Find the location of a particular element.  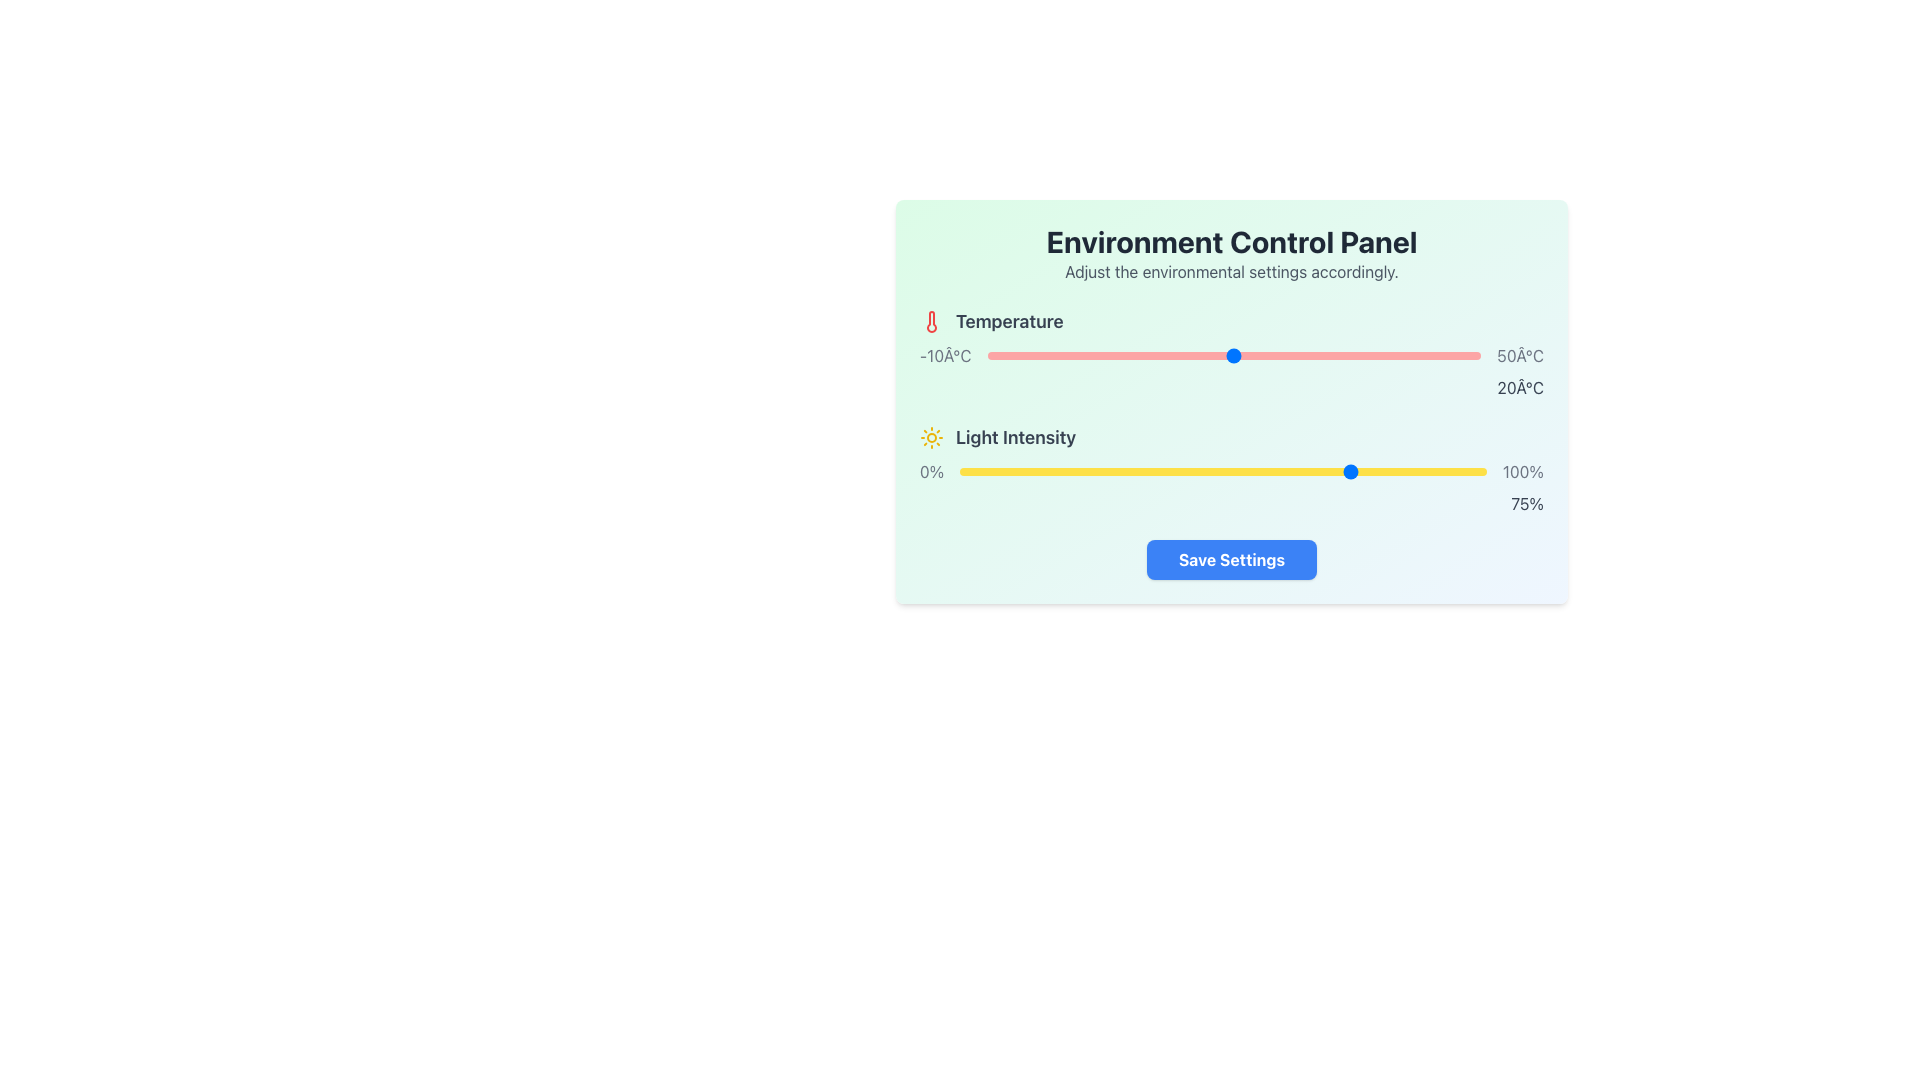

the light intensity is located at coordinates (1048, 471).